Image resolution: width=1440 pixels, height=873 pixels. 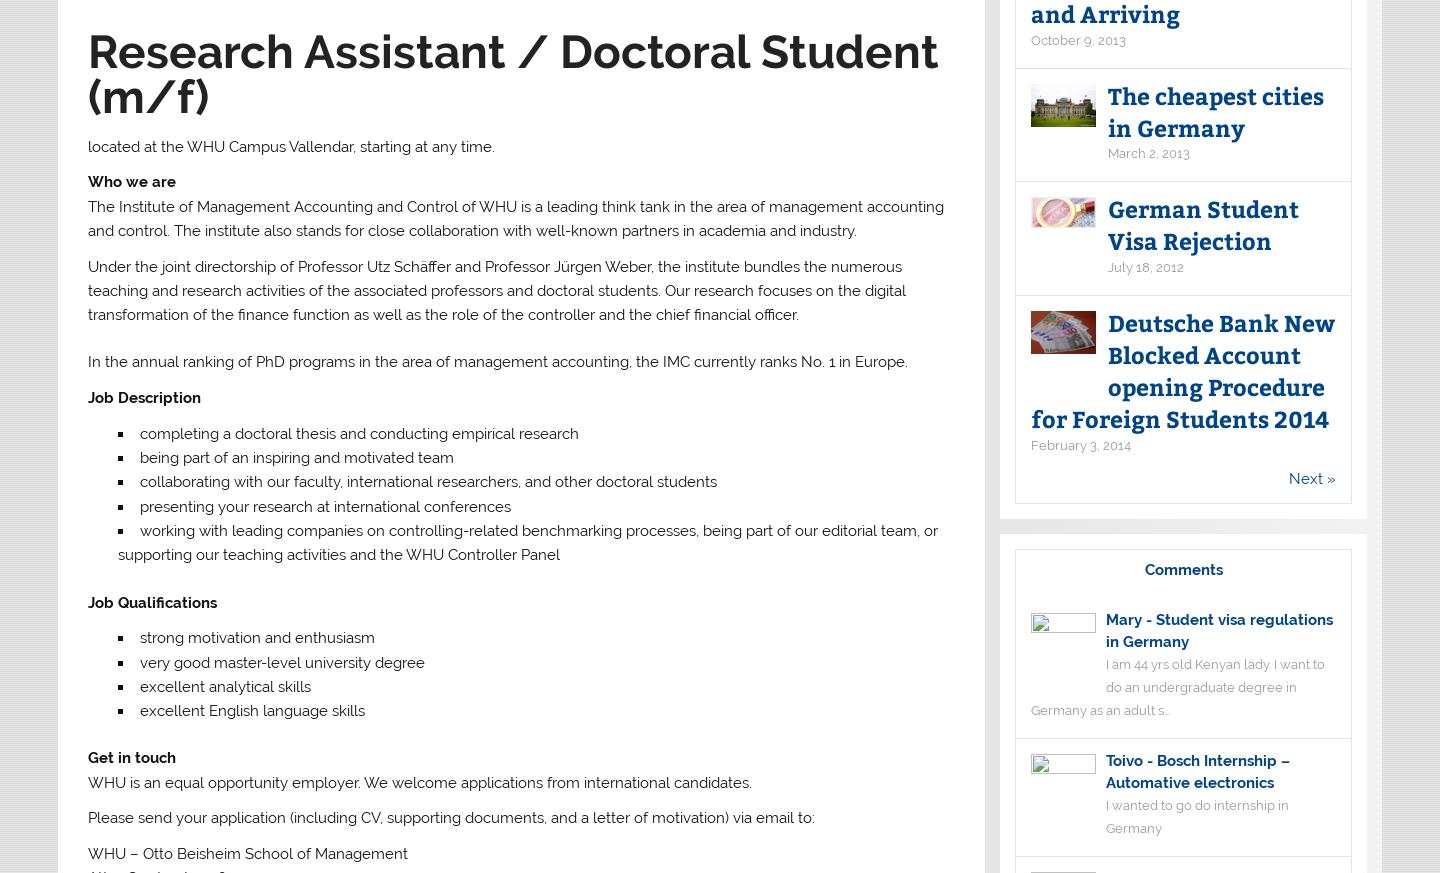 I want to click on 'excellent analytical skills', so click(x=224, y=686).